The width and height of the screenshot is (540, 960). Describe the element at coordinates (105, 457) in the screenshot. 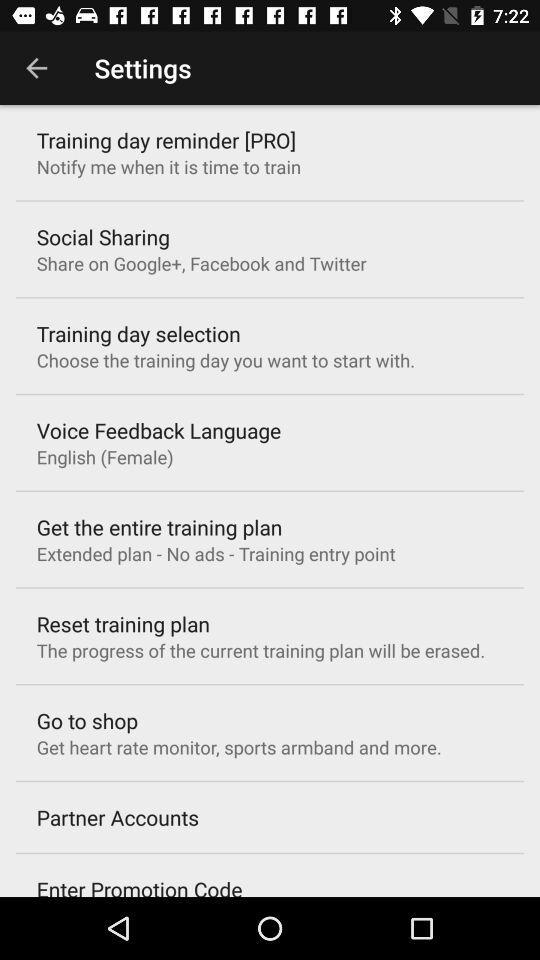

I see `english (female) item` at that location.